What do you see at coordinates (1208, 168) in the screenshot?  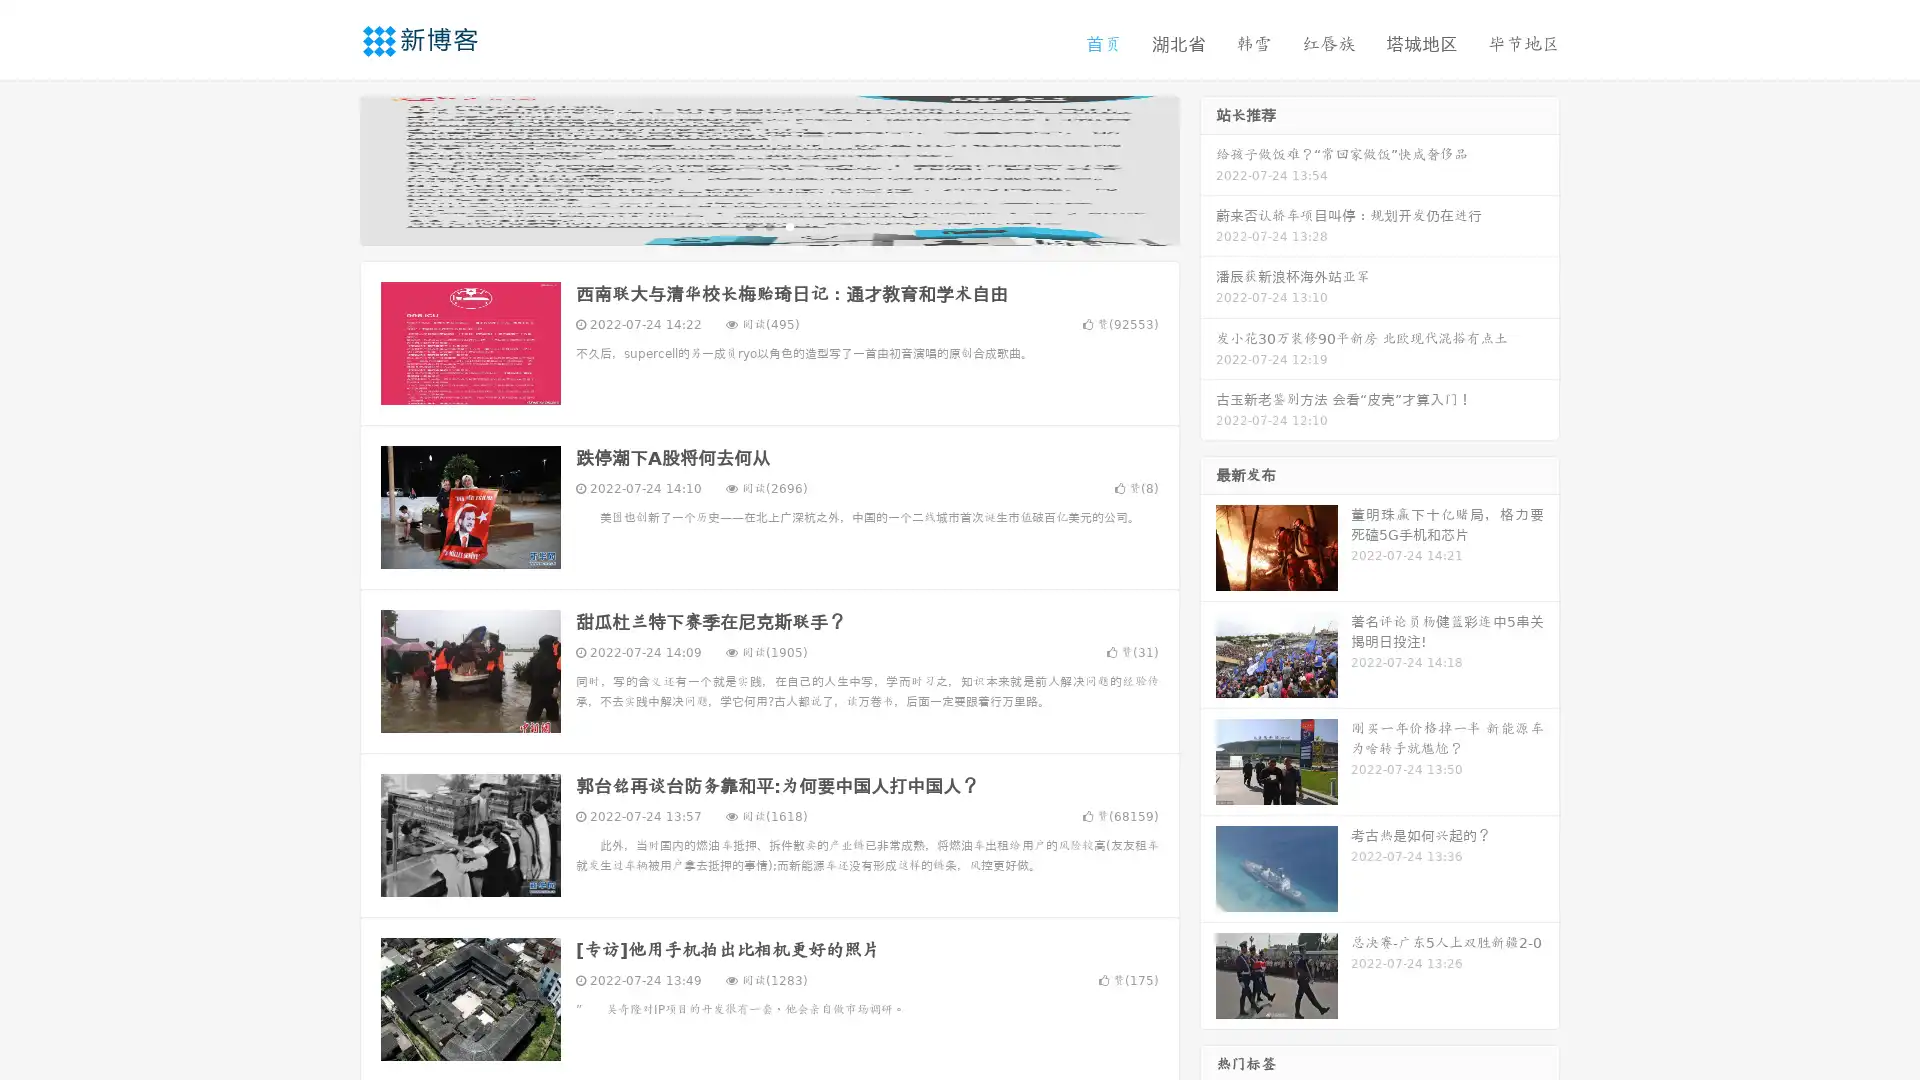 I see `Next slide` at bounding box center [1208, 168].